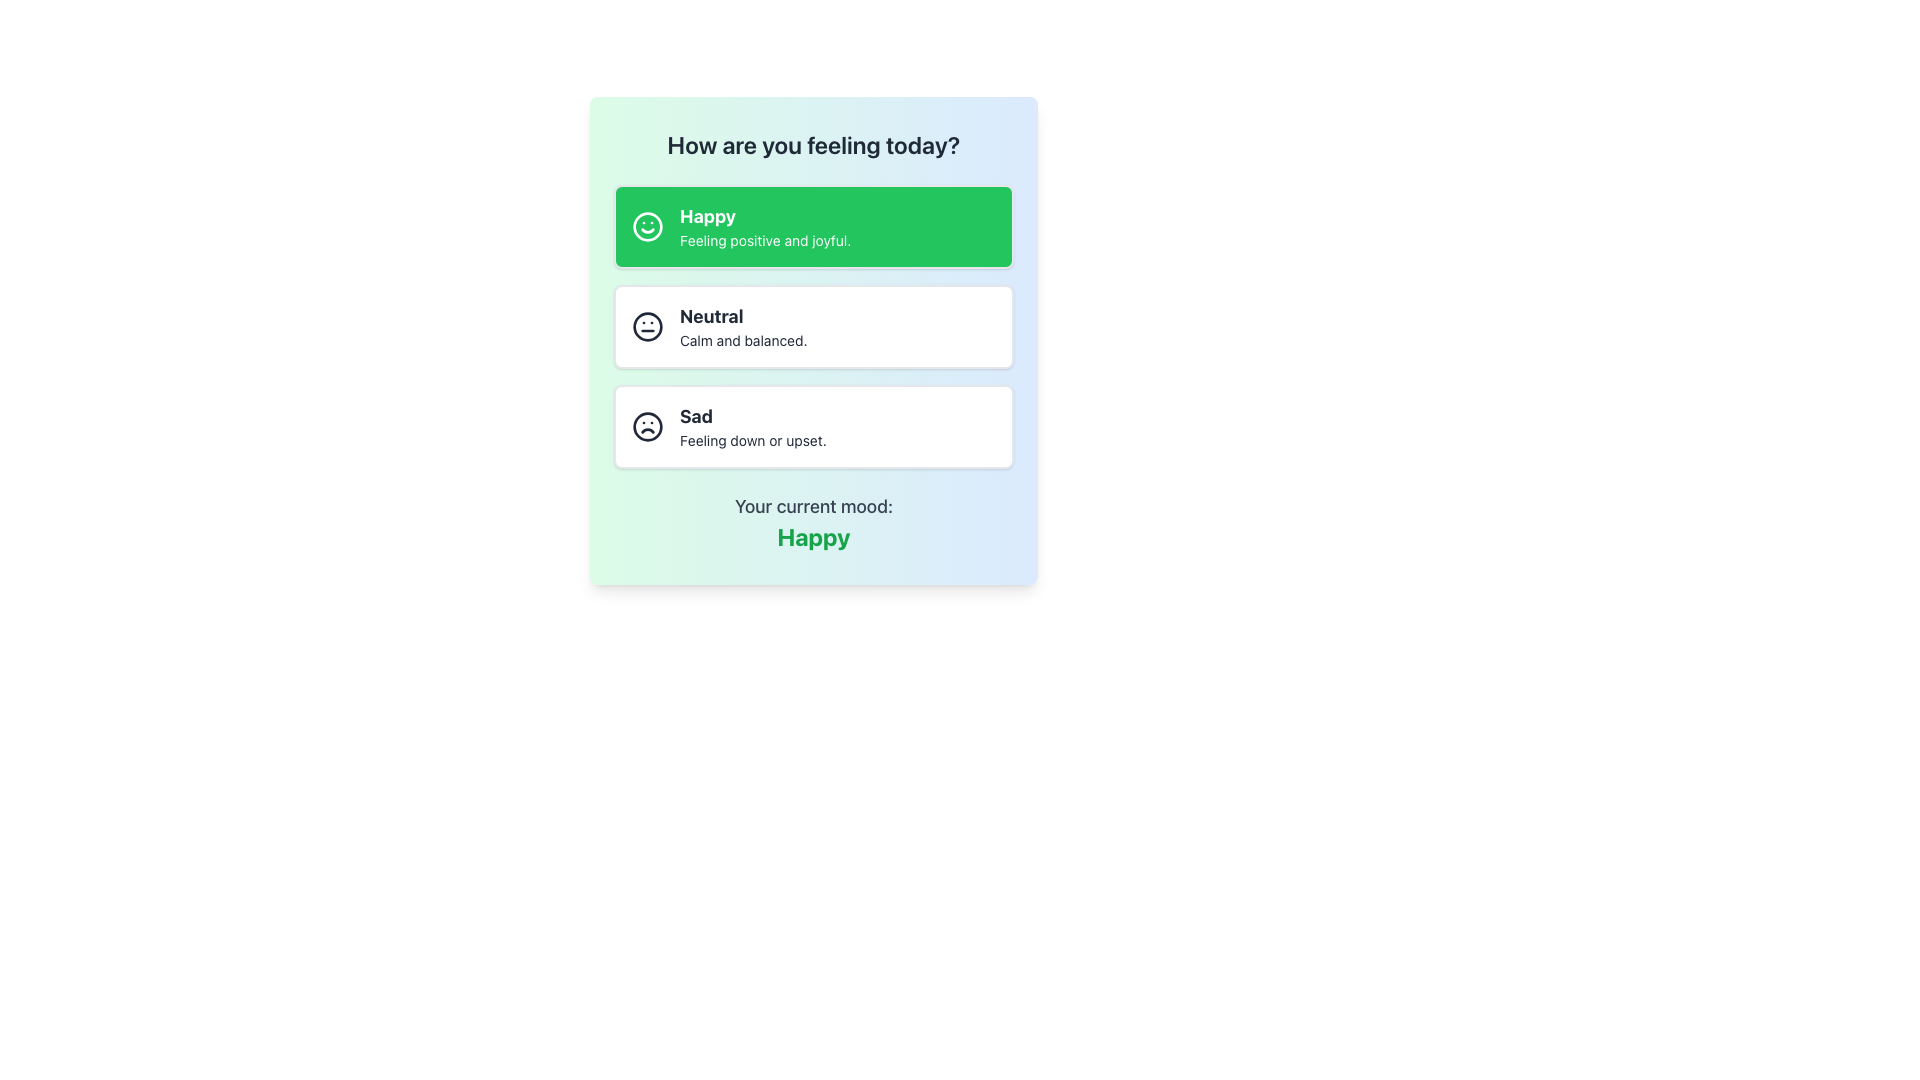  Describe the element at coordinates (742, 326) in the screenshot. I see `the 'Neutral' mood option card, which is the second card in a vertical list of mood states between 'Happy' and 'Sad'` at that location.